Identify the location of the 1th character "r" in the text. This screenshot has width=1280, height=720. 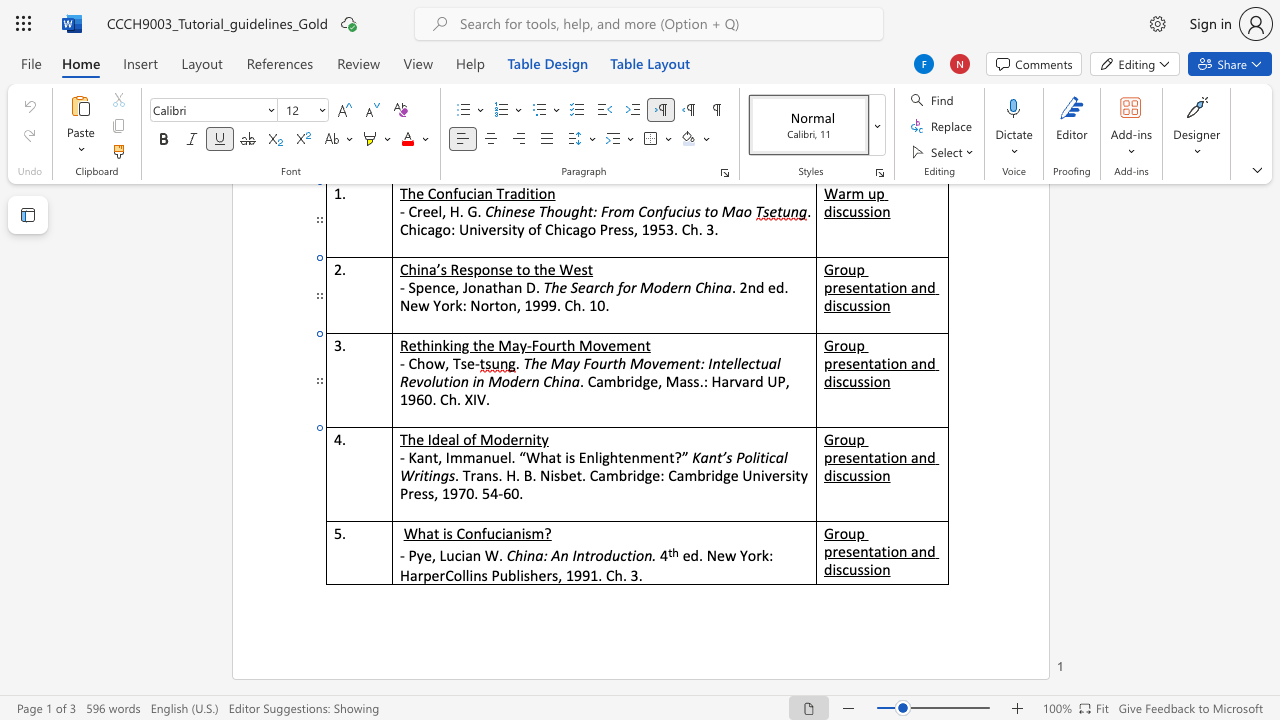
(521, 438).